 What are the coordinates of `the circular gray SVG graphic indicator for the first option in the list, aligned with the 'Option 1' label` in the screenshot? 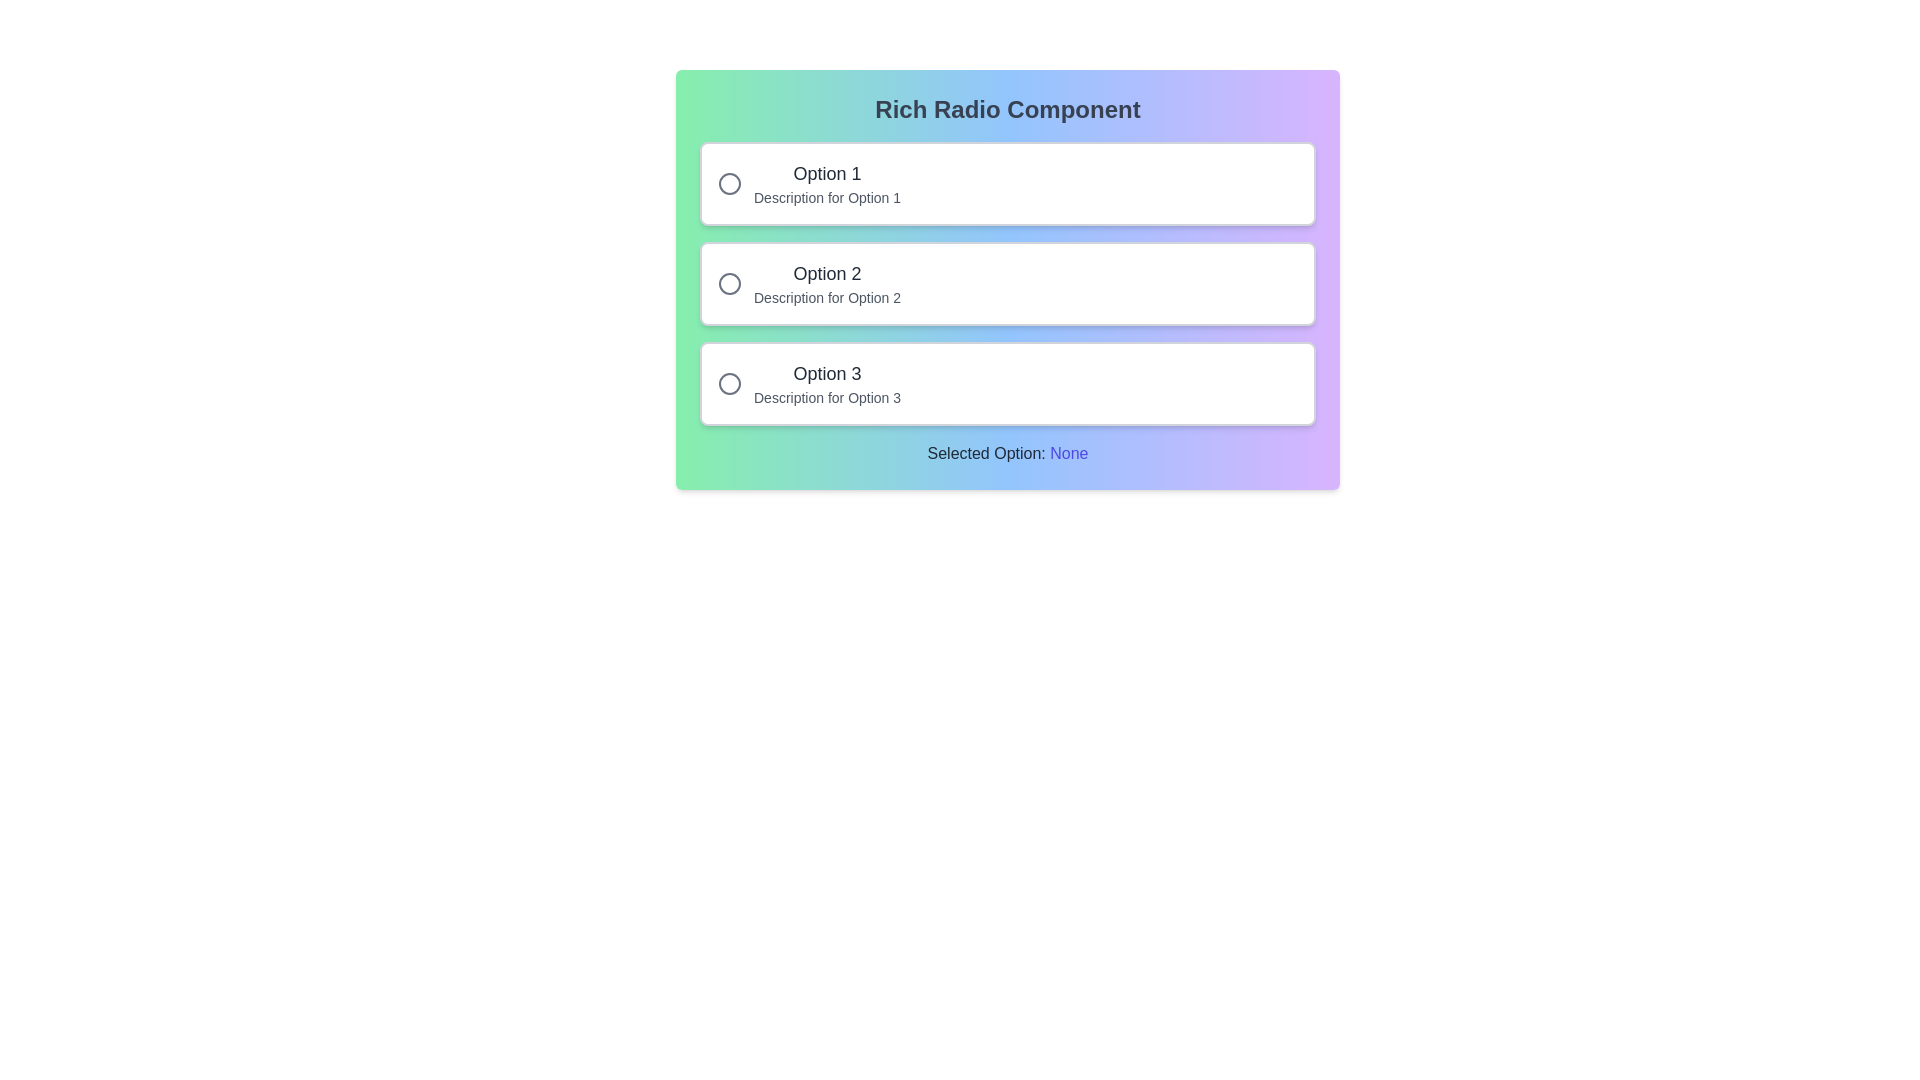 It's located at (728, 184).